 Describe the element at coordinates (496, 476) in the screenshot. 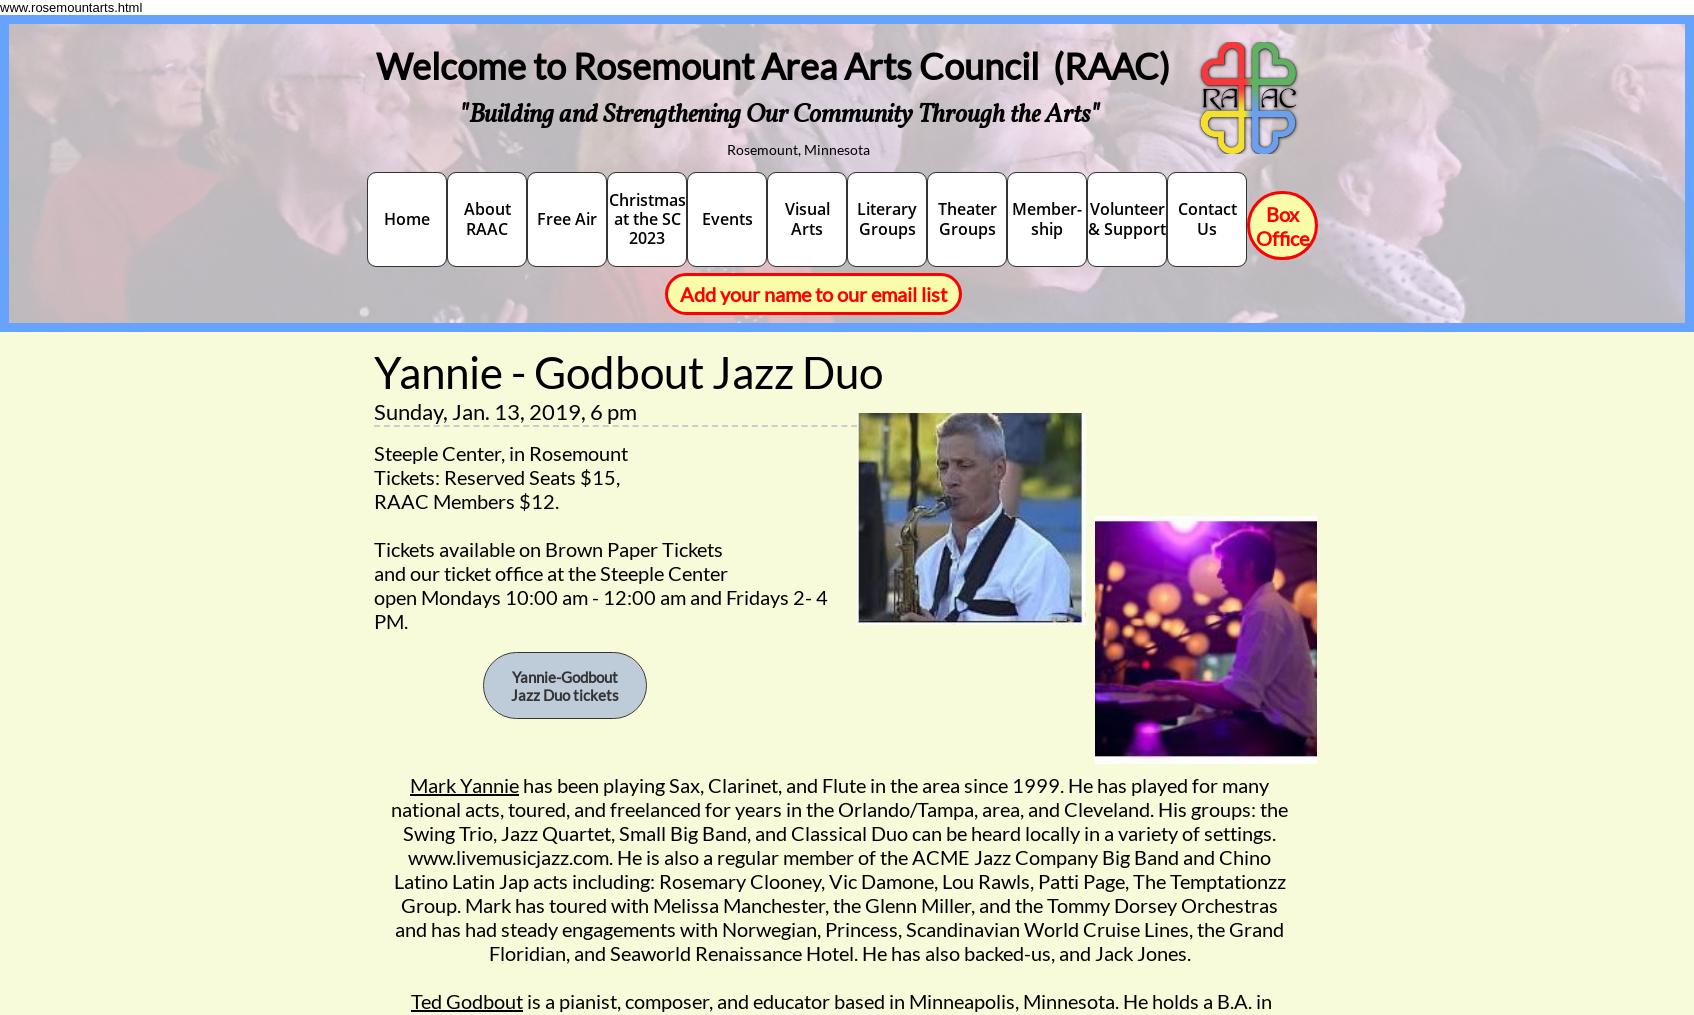

I see `'Tickets: Reserved Seats $15,'` at that location.